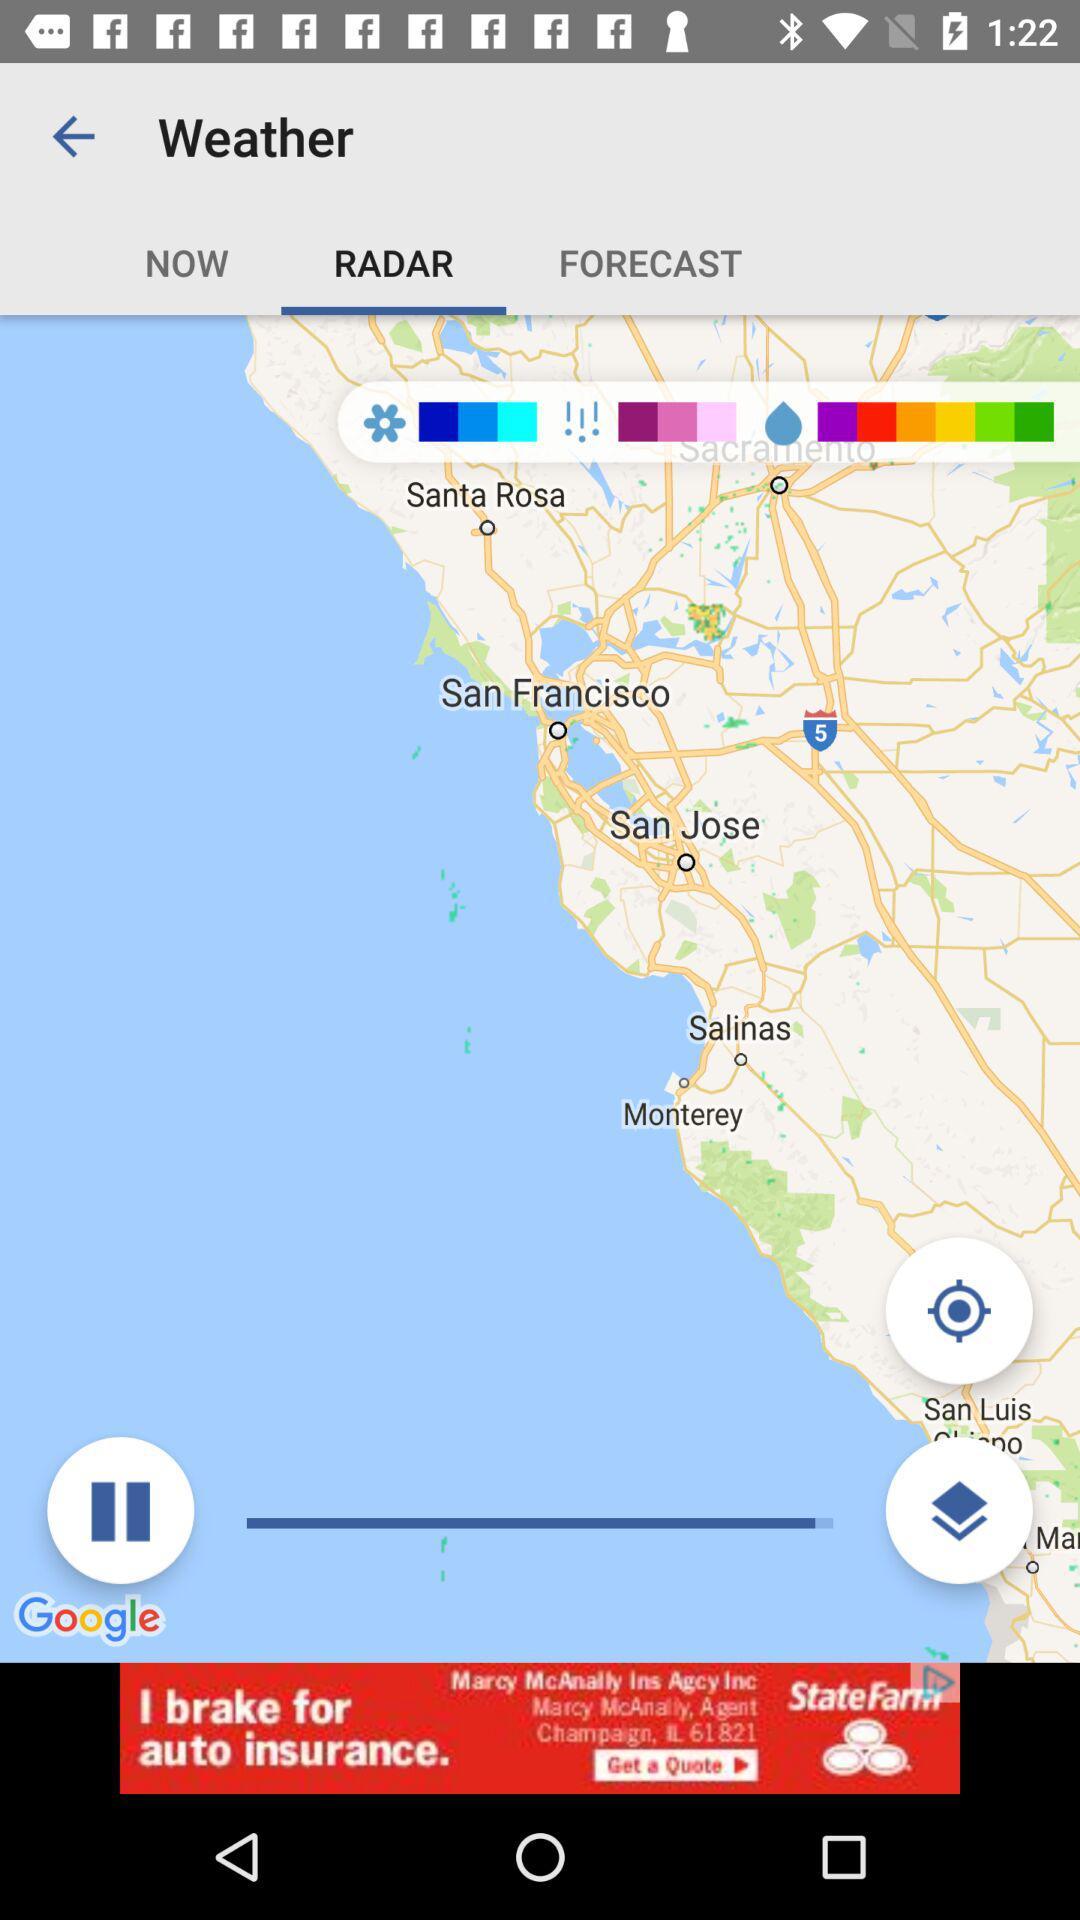 Image resolution: width=1080 pixels, height=1920 pixels. Describe the element at coordinates (958, 1310) in the screenshot. I see `the location_crosshair icon` at that location.